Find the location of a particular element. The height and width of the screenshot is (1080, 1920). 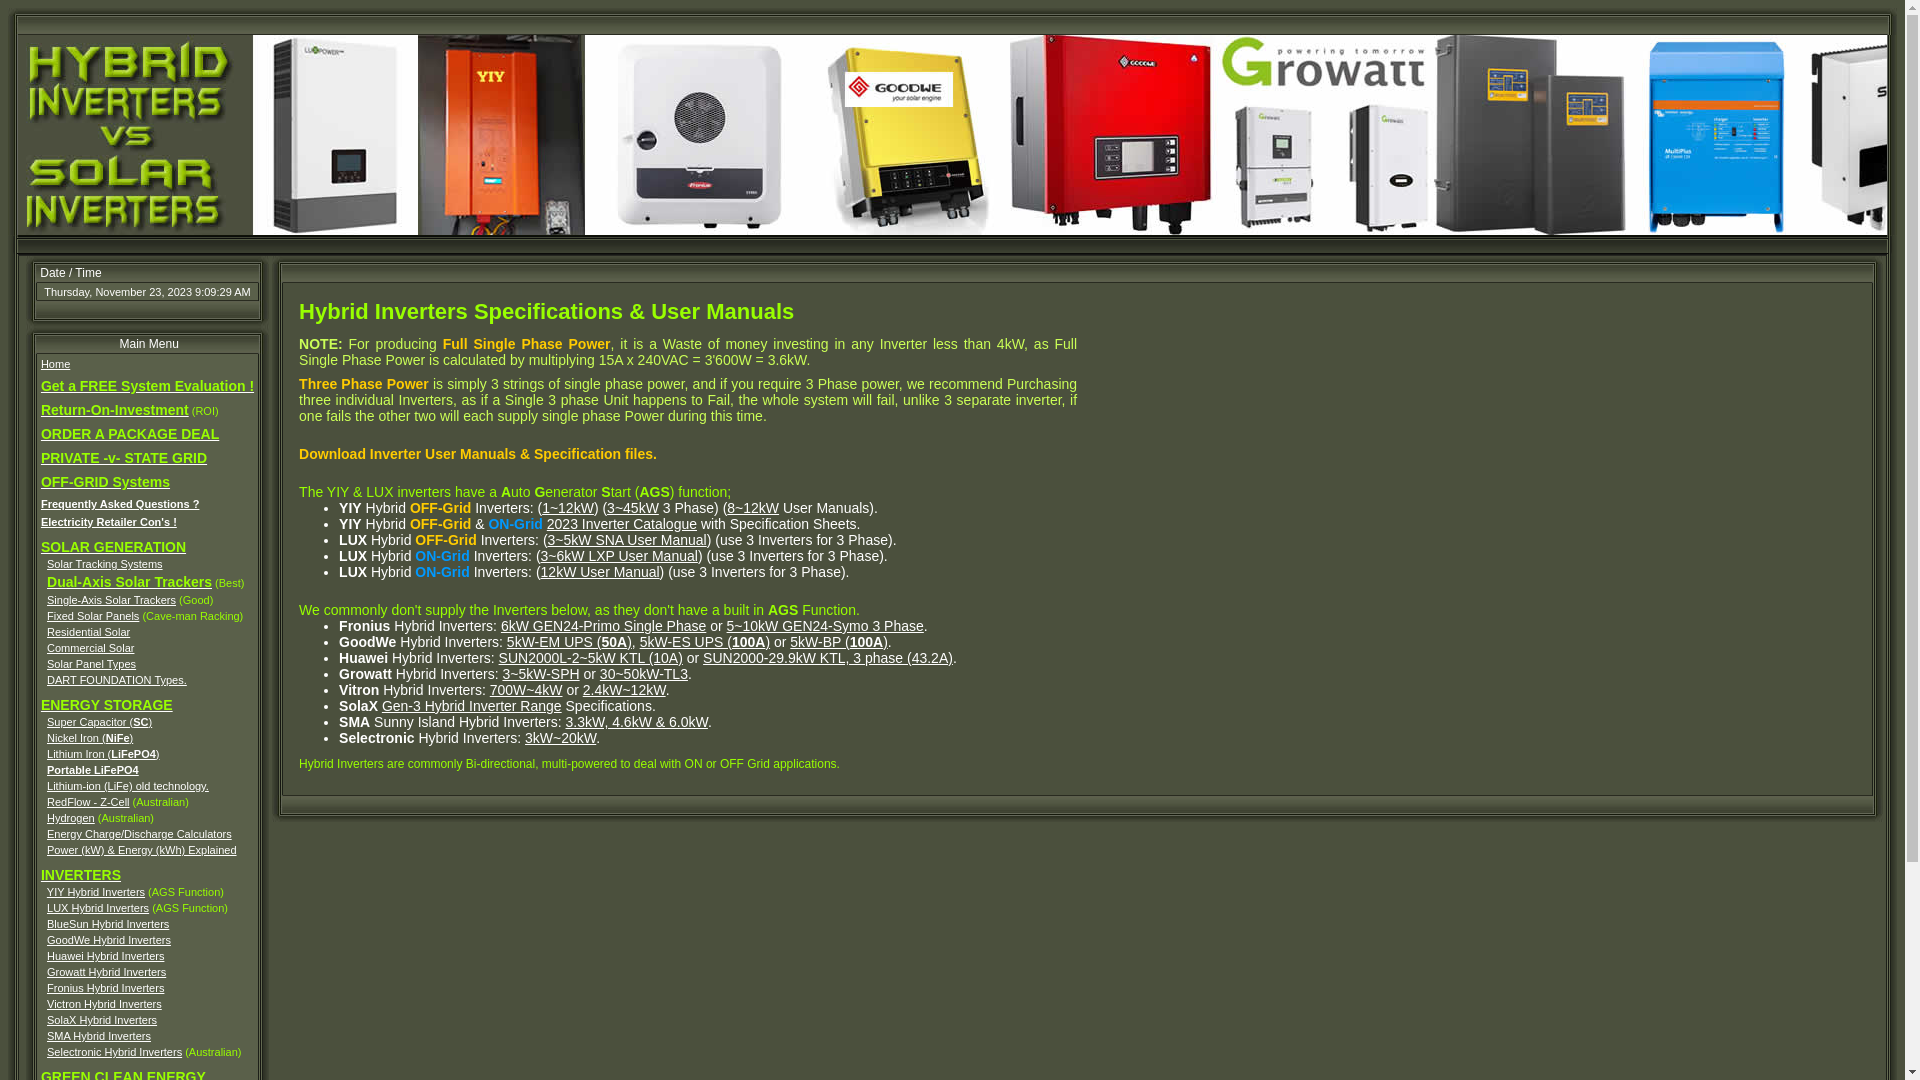

'2.4kW~12kW' is located at coordinates (623, 689).